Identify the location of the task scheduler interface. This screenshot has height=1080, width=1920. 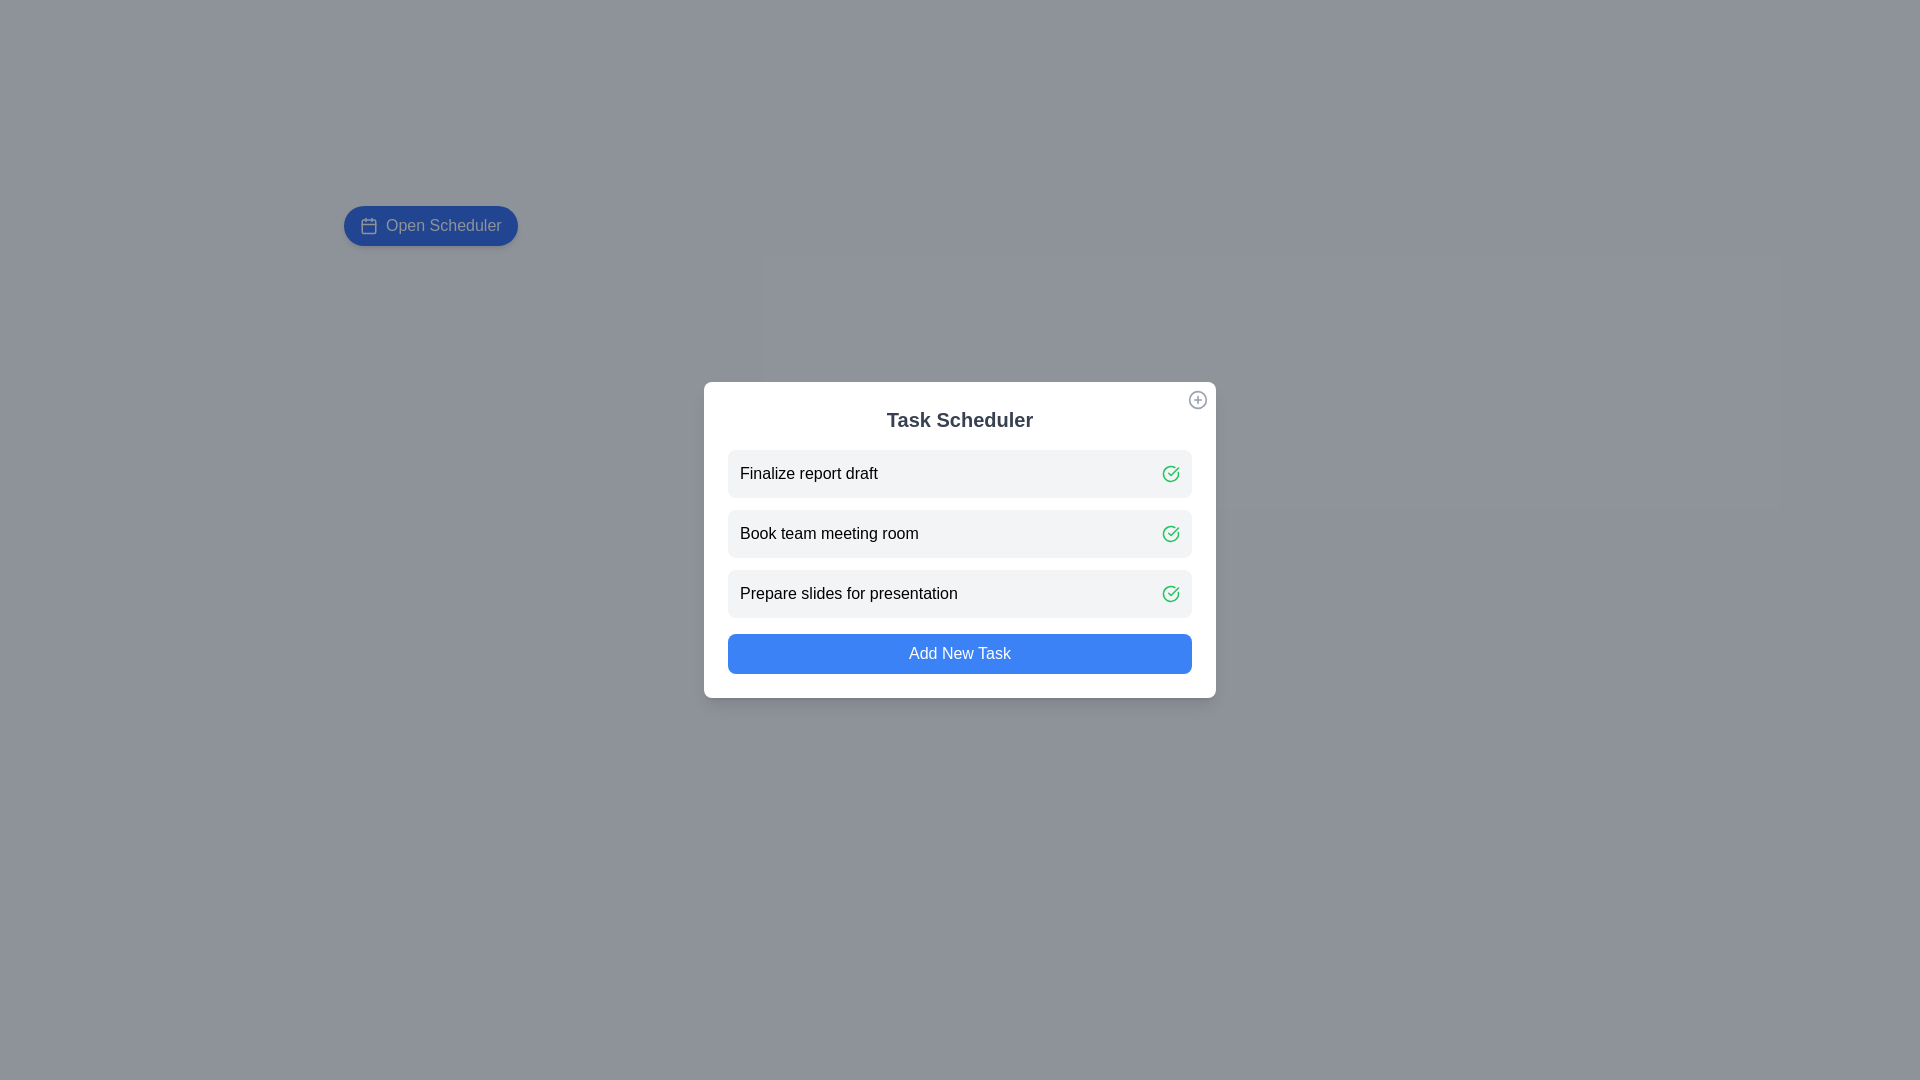
(960, 540).